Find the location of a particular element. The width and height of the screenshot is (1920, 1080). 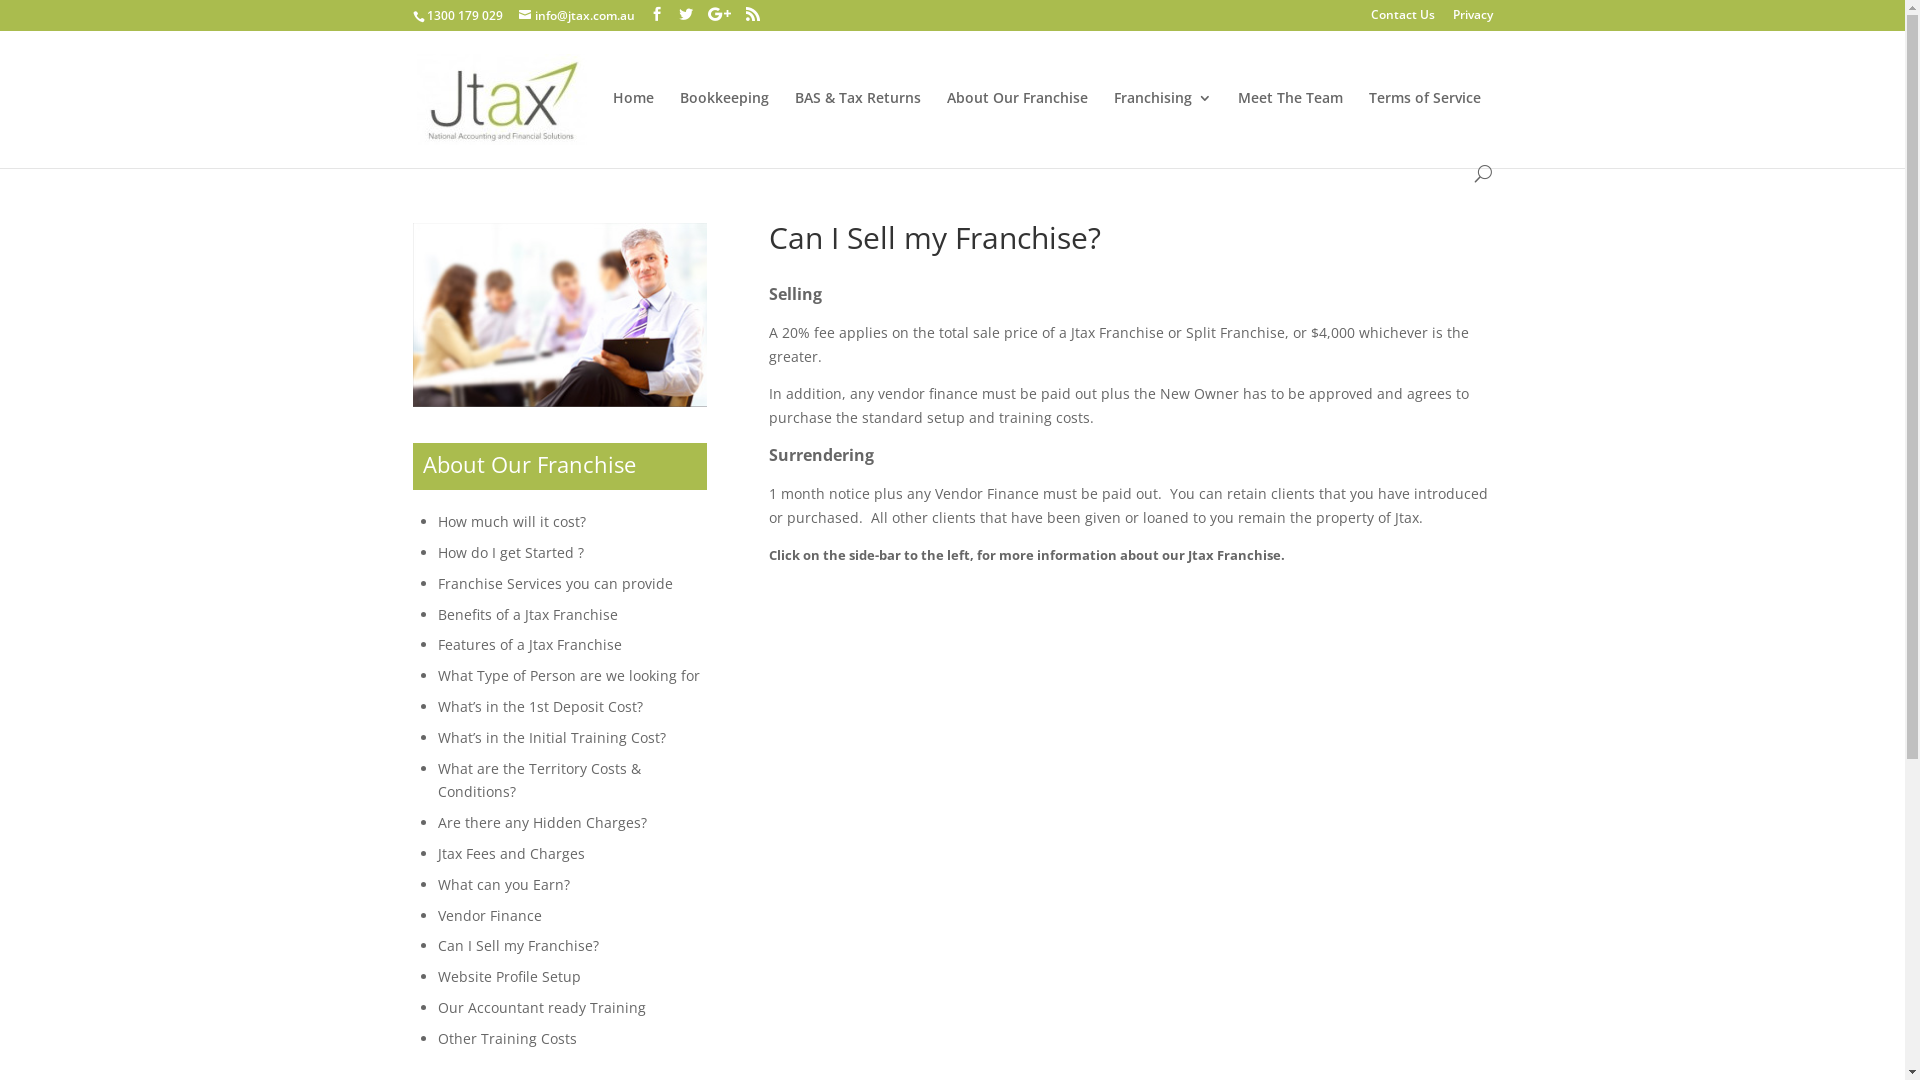

'Can I Sell my Franchise?' is located at coordinates (436, 945).